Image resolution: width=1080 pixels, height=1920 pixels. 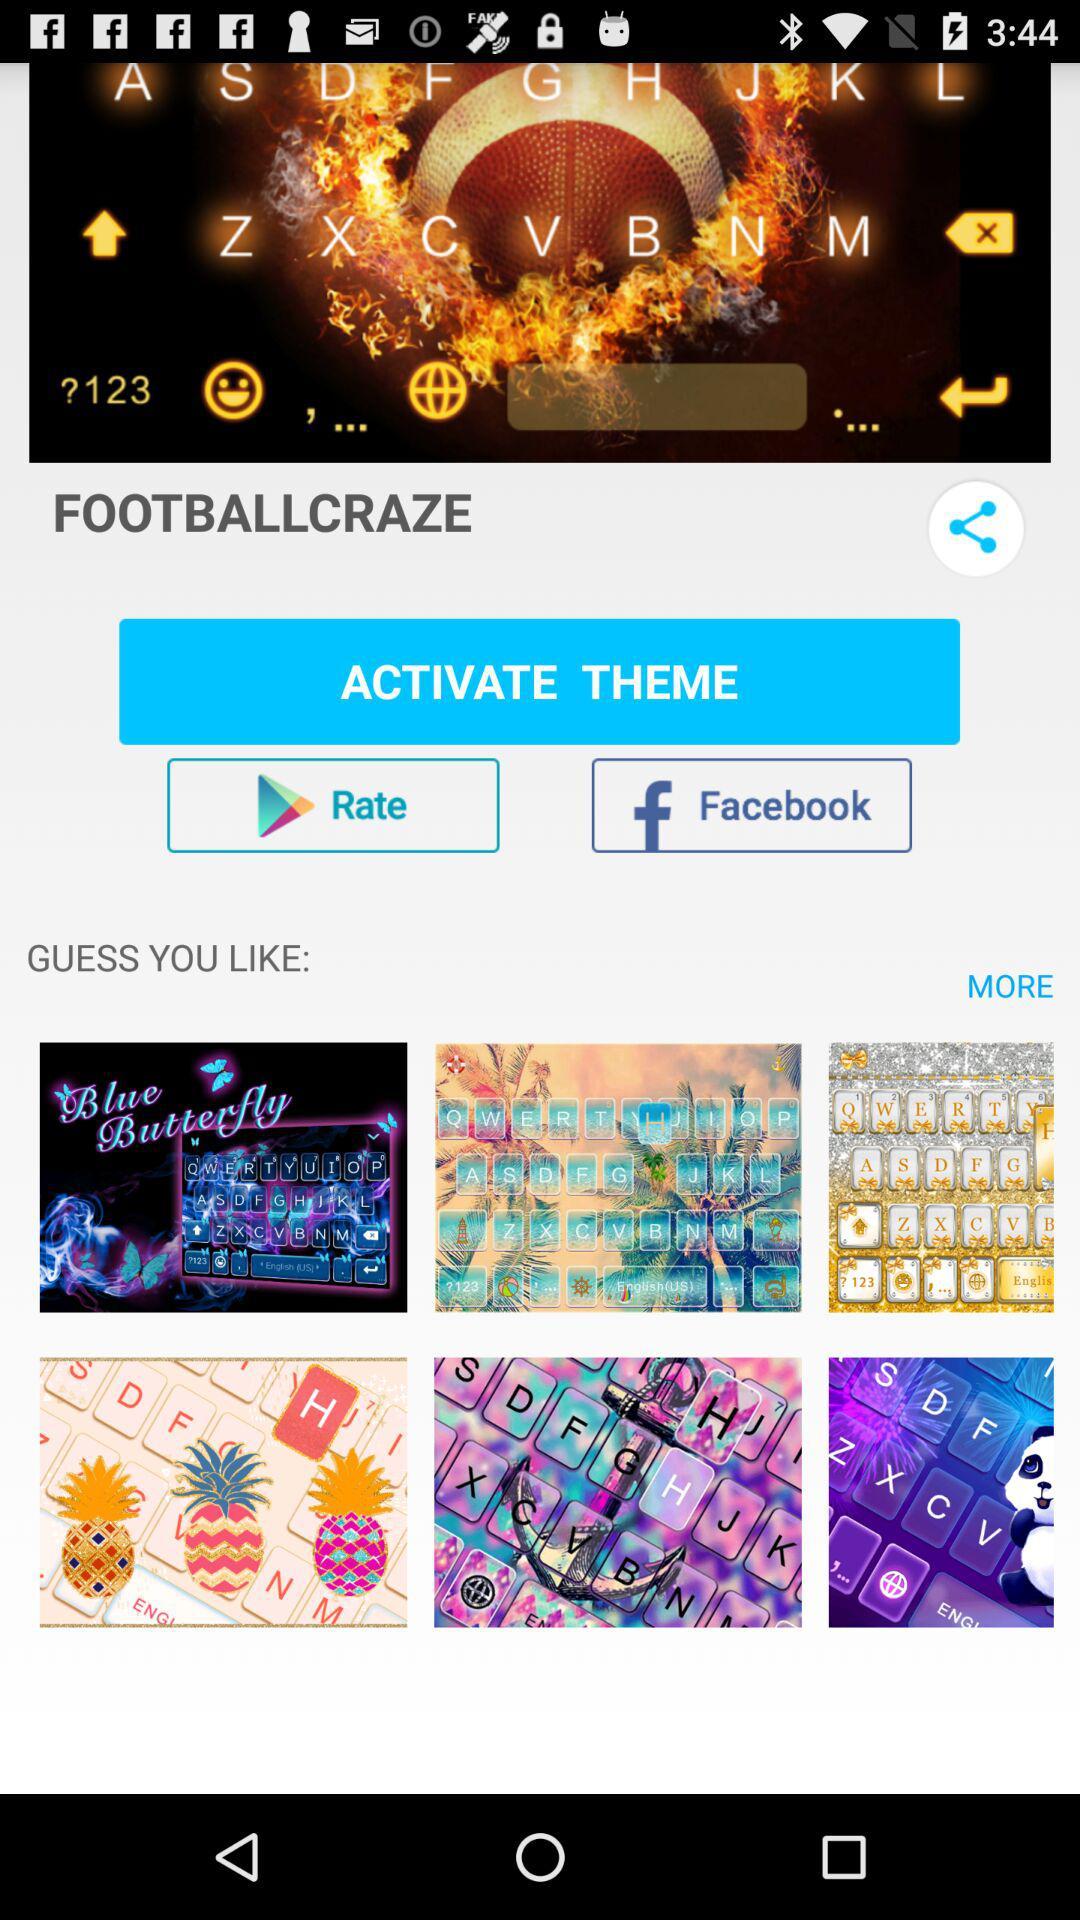 I want to click on the share icon, so click(x=975, y=563).